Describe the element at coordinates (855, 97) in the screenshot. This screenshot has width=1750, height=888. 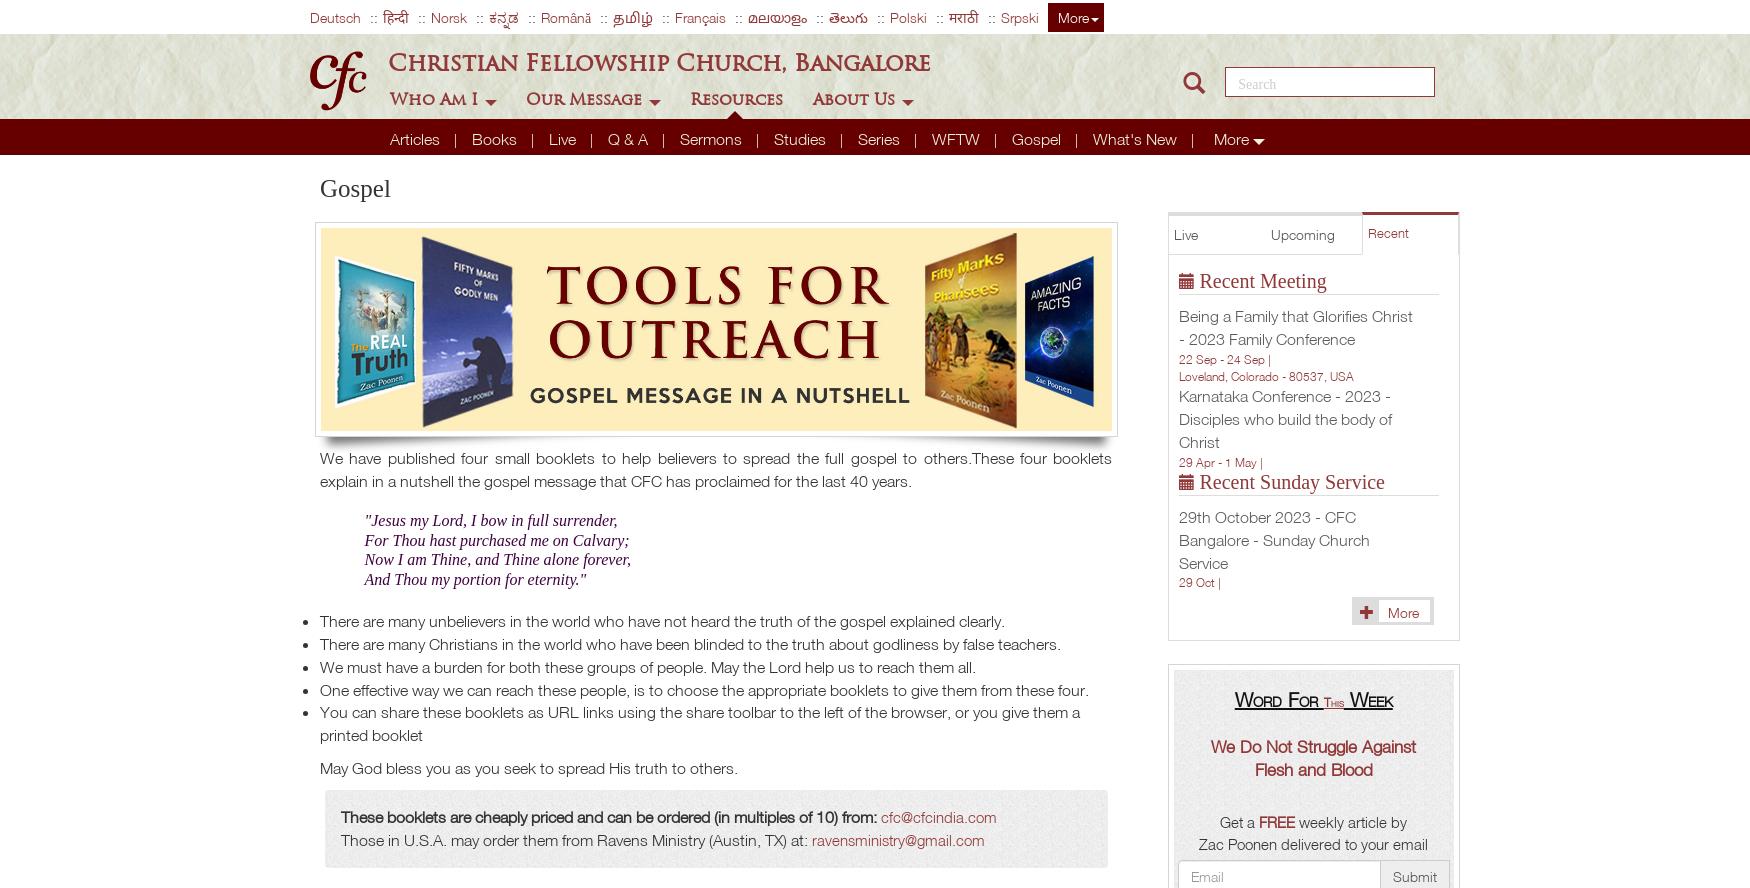
I see `'About Us'` at that location.